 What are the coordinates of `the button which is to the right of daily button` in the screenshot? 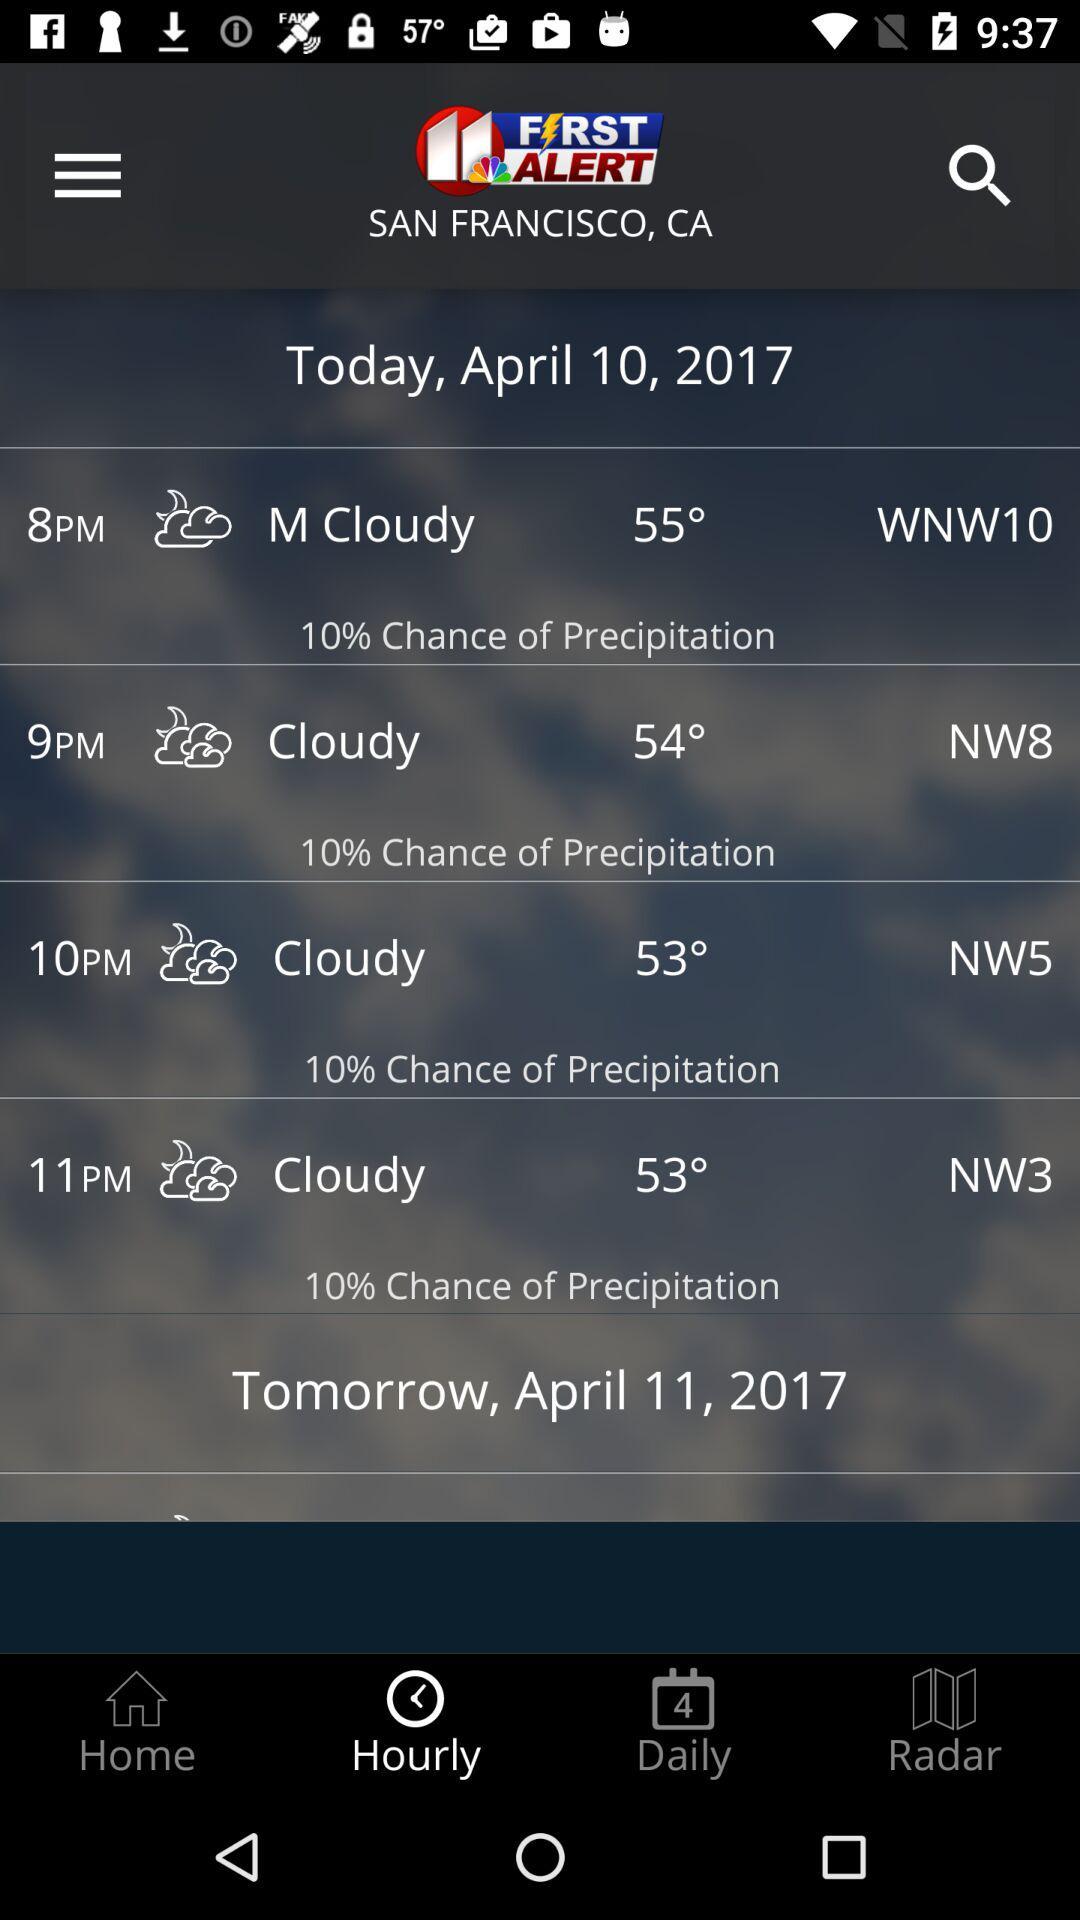 It's located at (944, 1722).